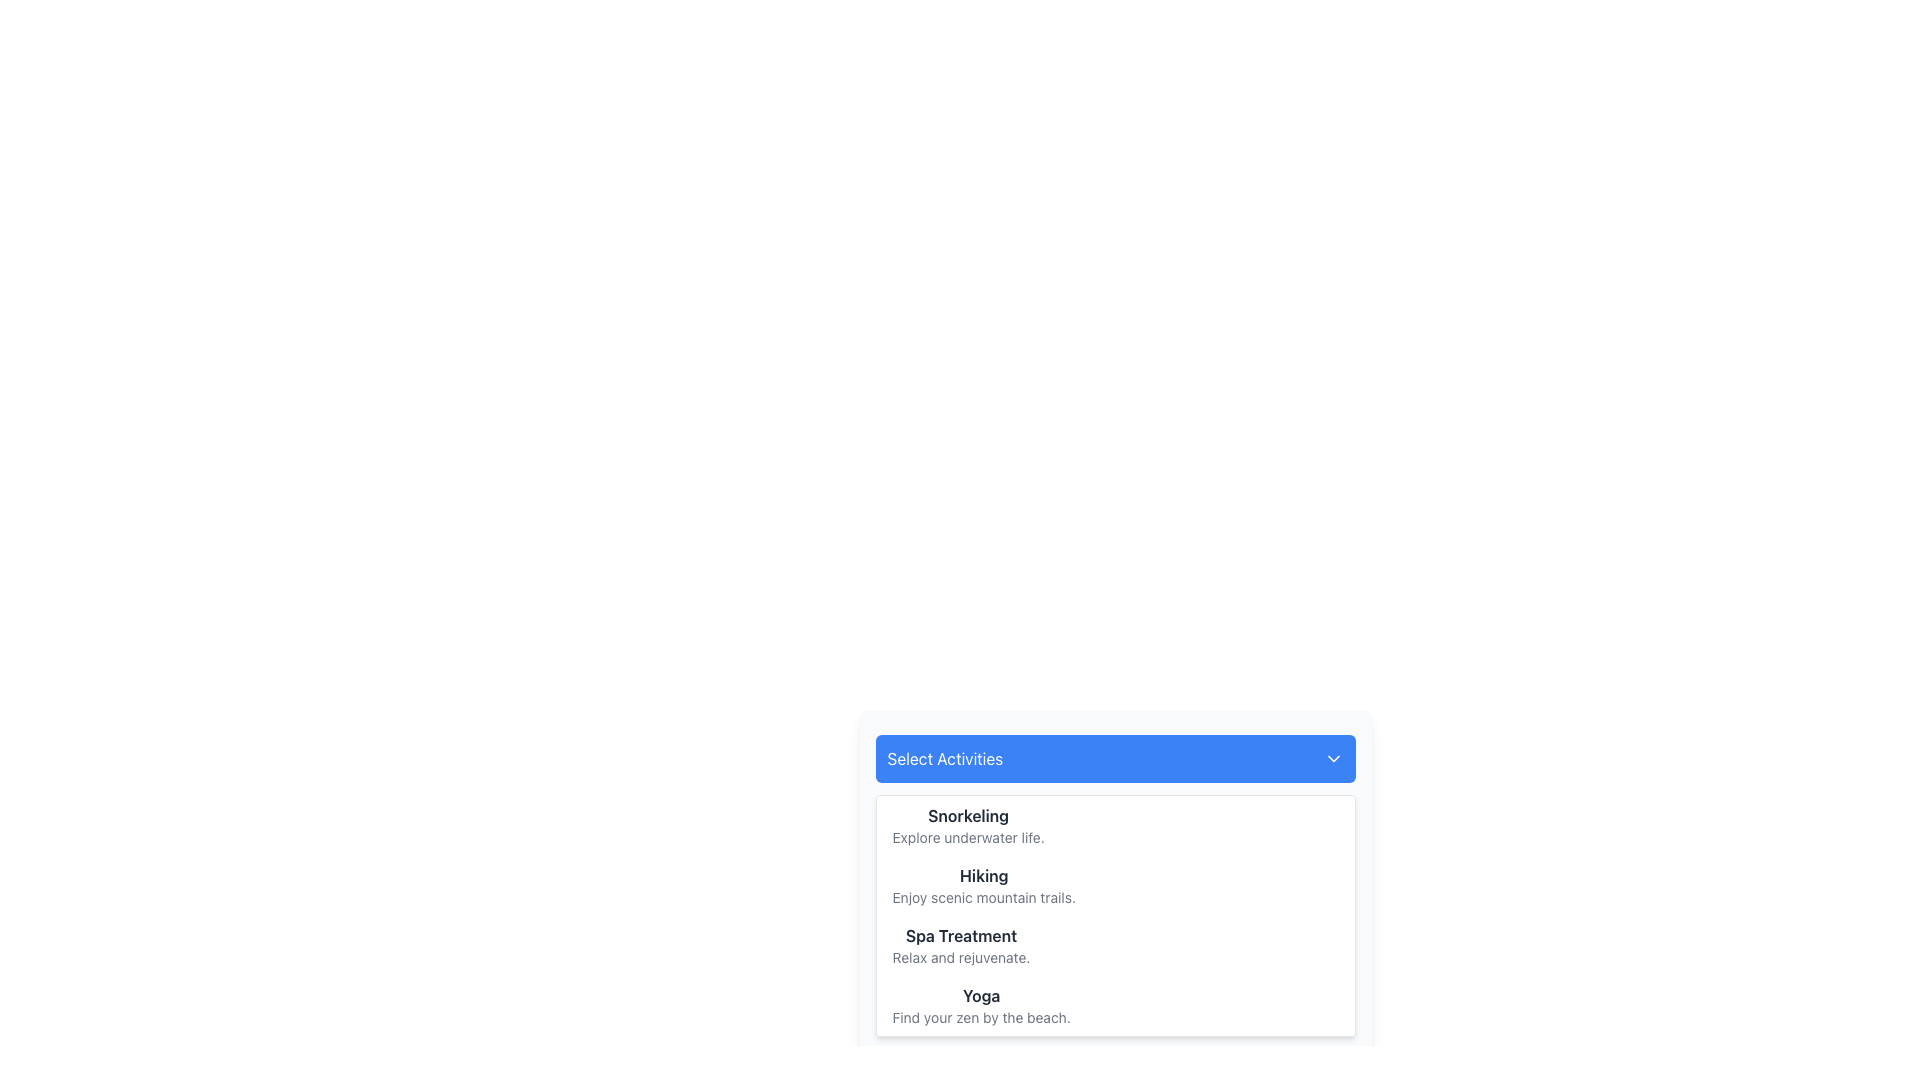 This screenshot has height=1080, width=1920. What do you see at coordinates (1114, 945) in the screenshot?
I see `the 'Spa Treatment' menu item in the selectable activities list` at bounding box center [1114, 945].